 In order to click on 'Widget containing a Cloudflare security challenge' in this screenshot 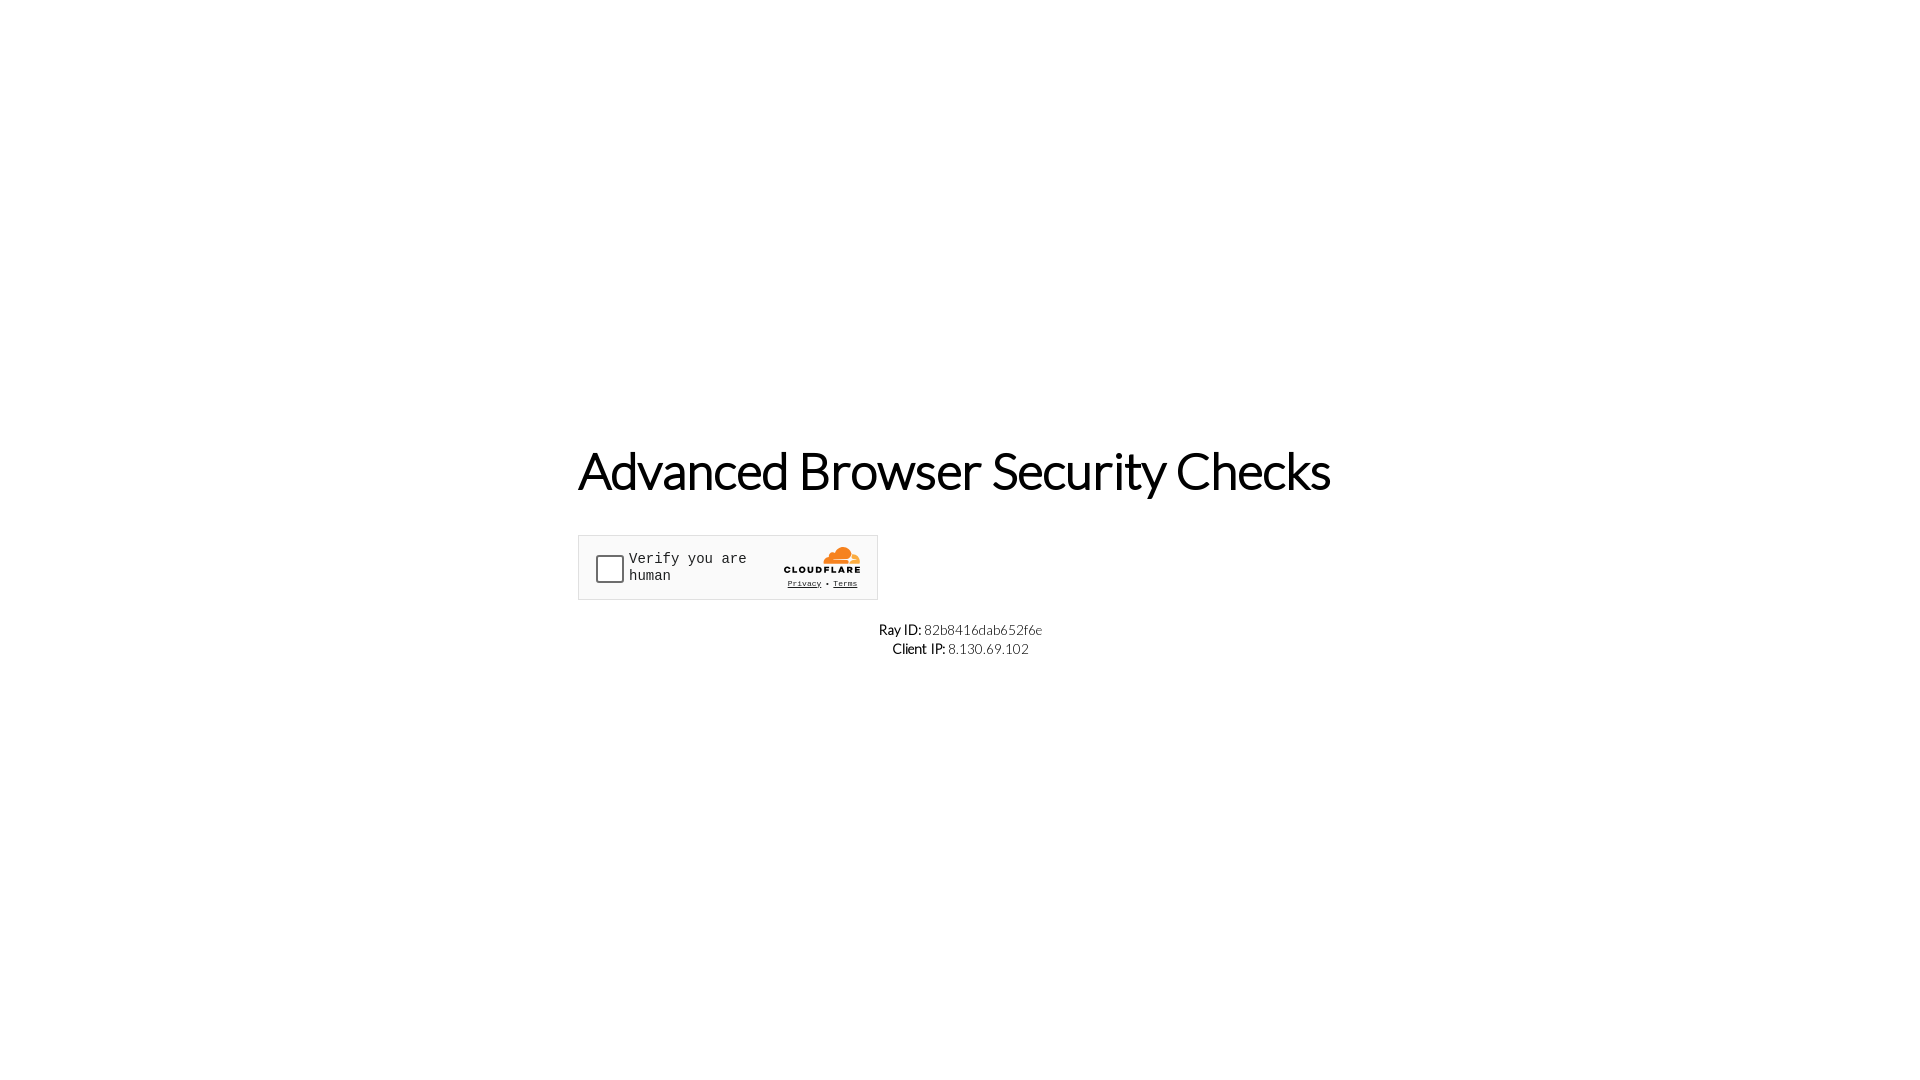, I will do `click(727, 566)`.